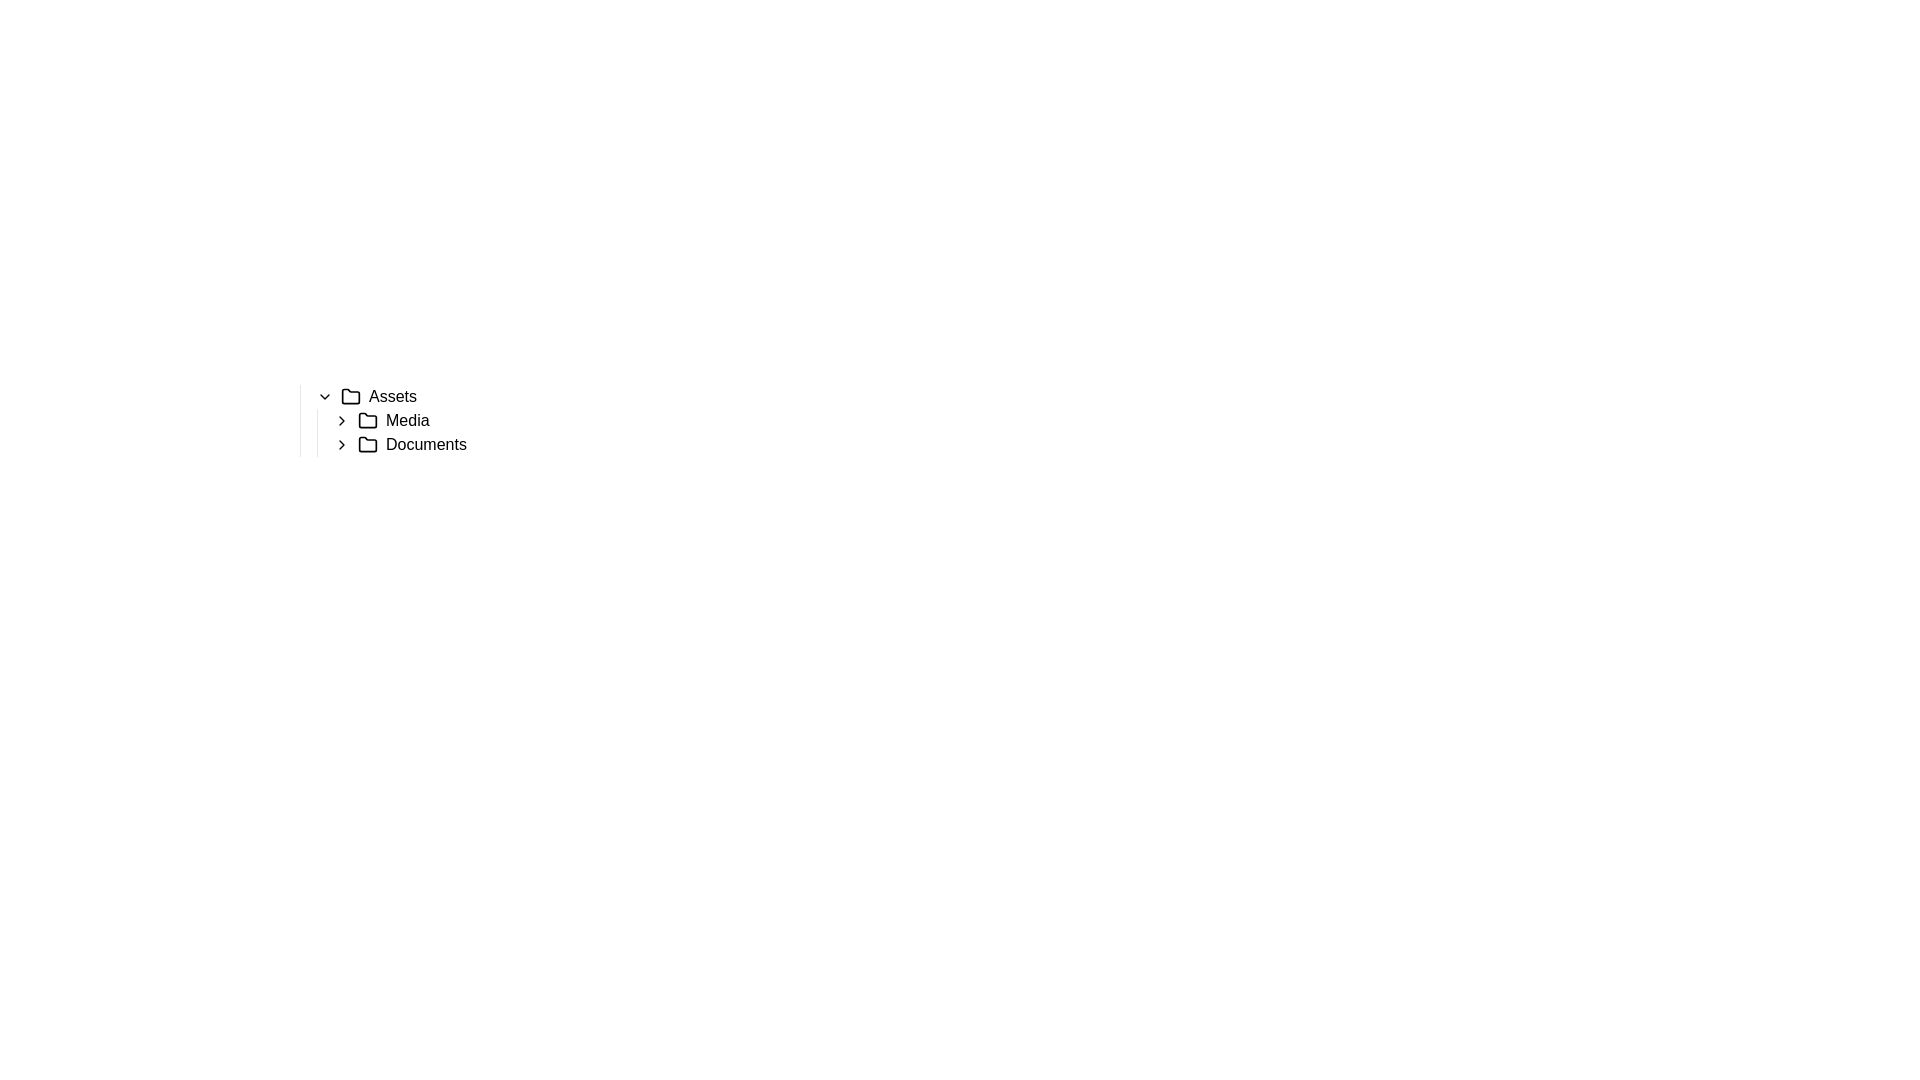  What do you see at coordinates (368, 443) in the screenshot?
I see `the folder icon, which is a minimalist line art representation in black, located in the vertical navigation panel, positioned between a rightward angled arrow icon and the 'Documents' text label` at bounding box center [368, 443].